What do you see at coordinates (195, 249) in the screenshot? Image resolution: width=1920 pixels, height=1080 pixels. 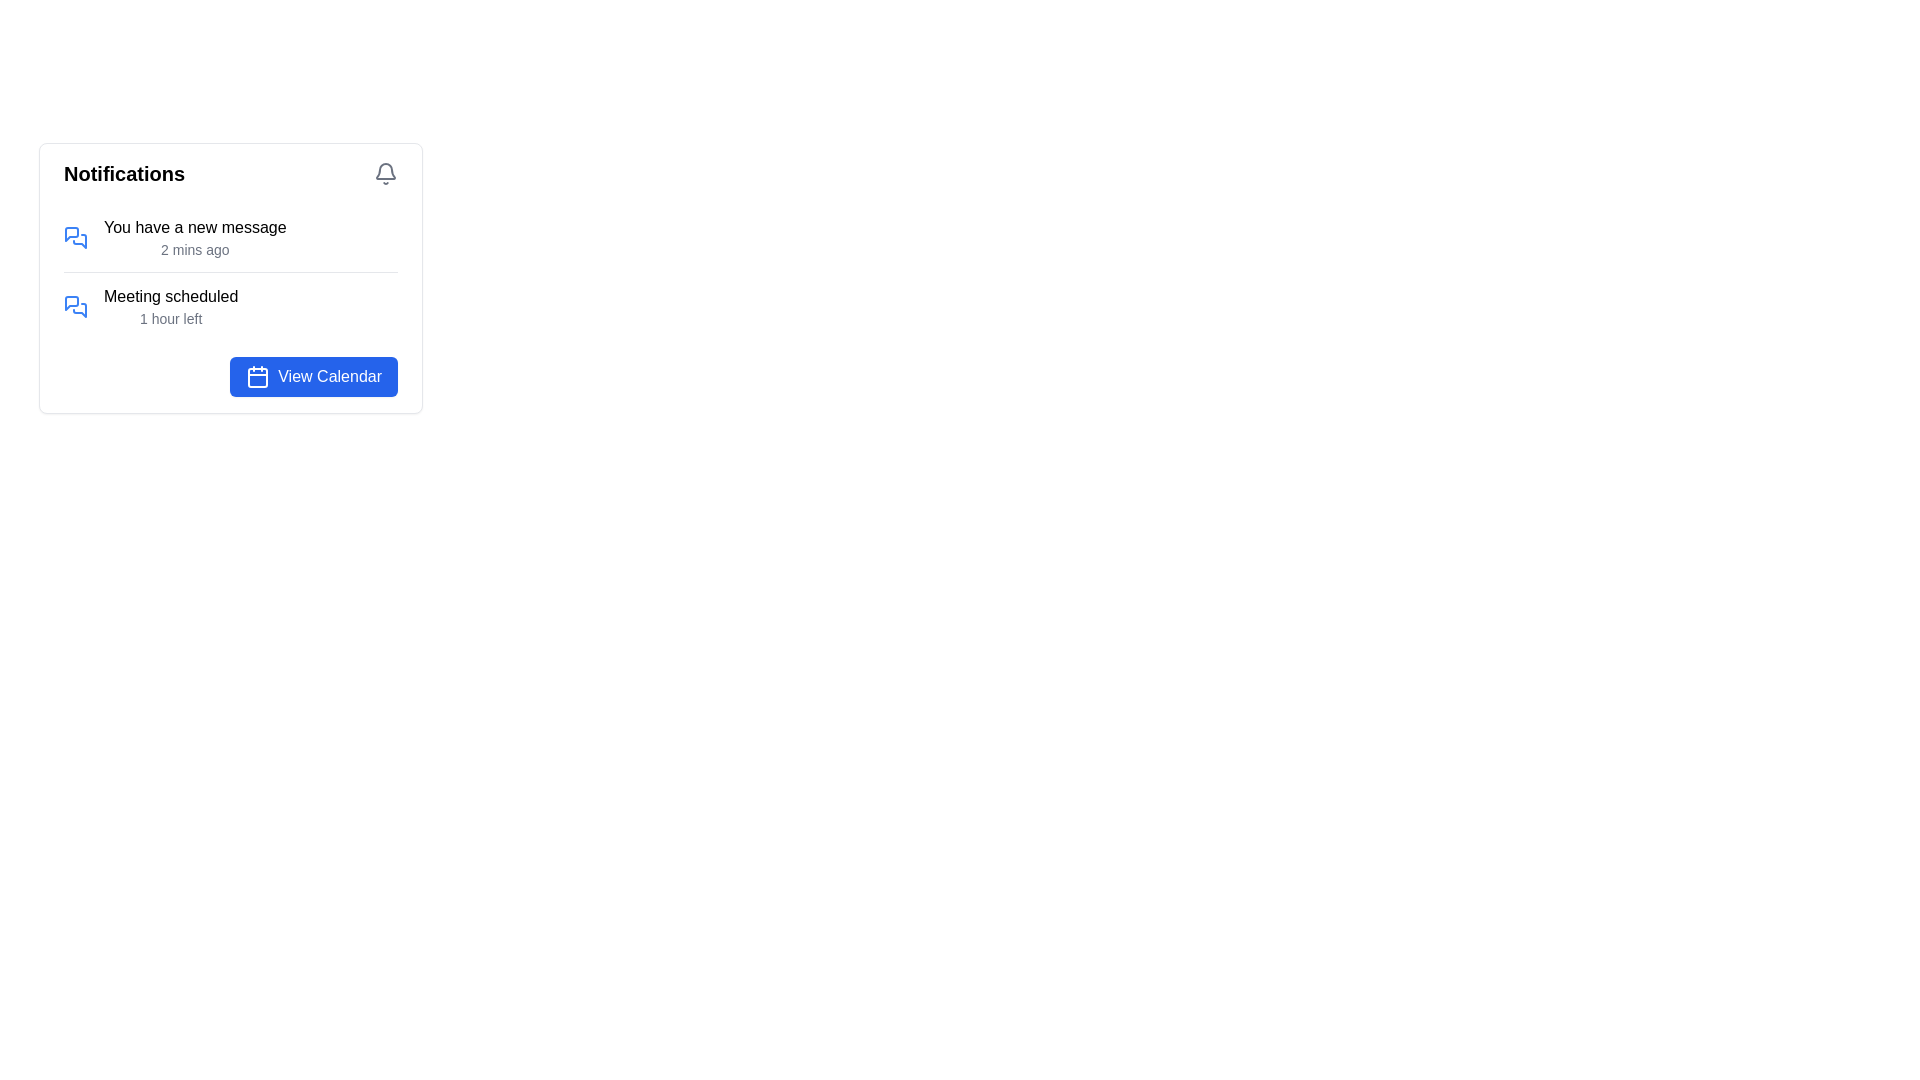 I see `the static text label displaying '2 mins ago' located directly underneath the 'You have a new message' text within the notification card` at bounding box center [195, 249].